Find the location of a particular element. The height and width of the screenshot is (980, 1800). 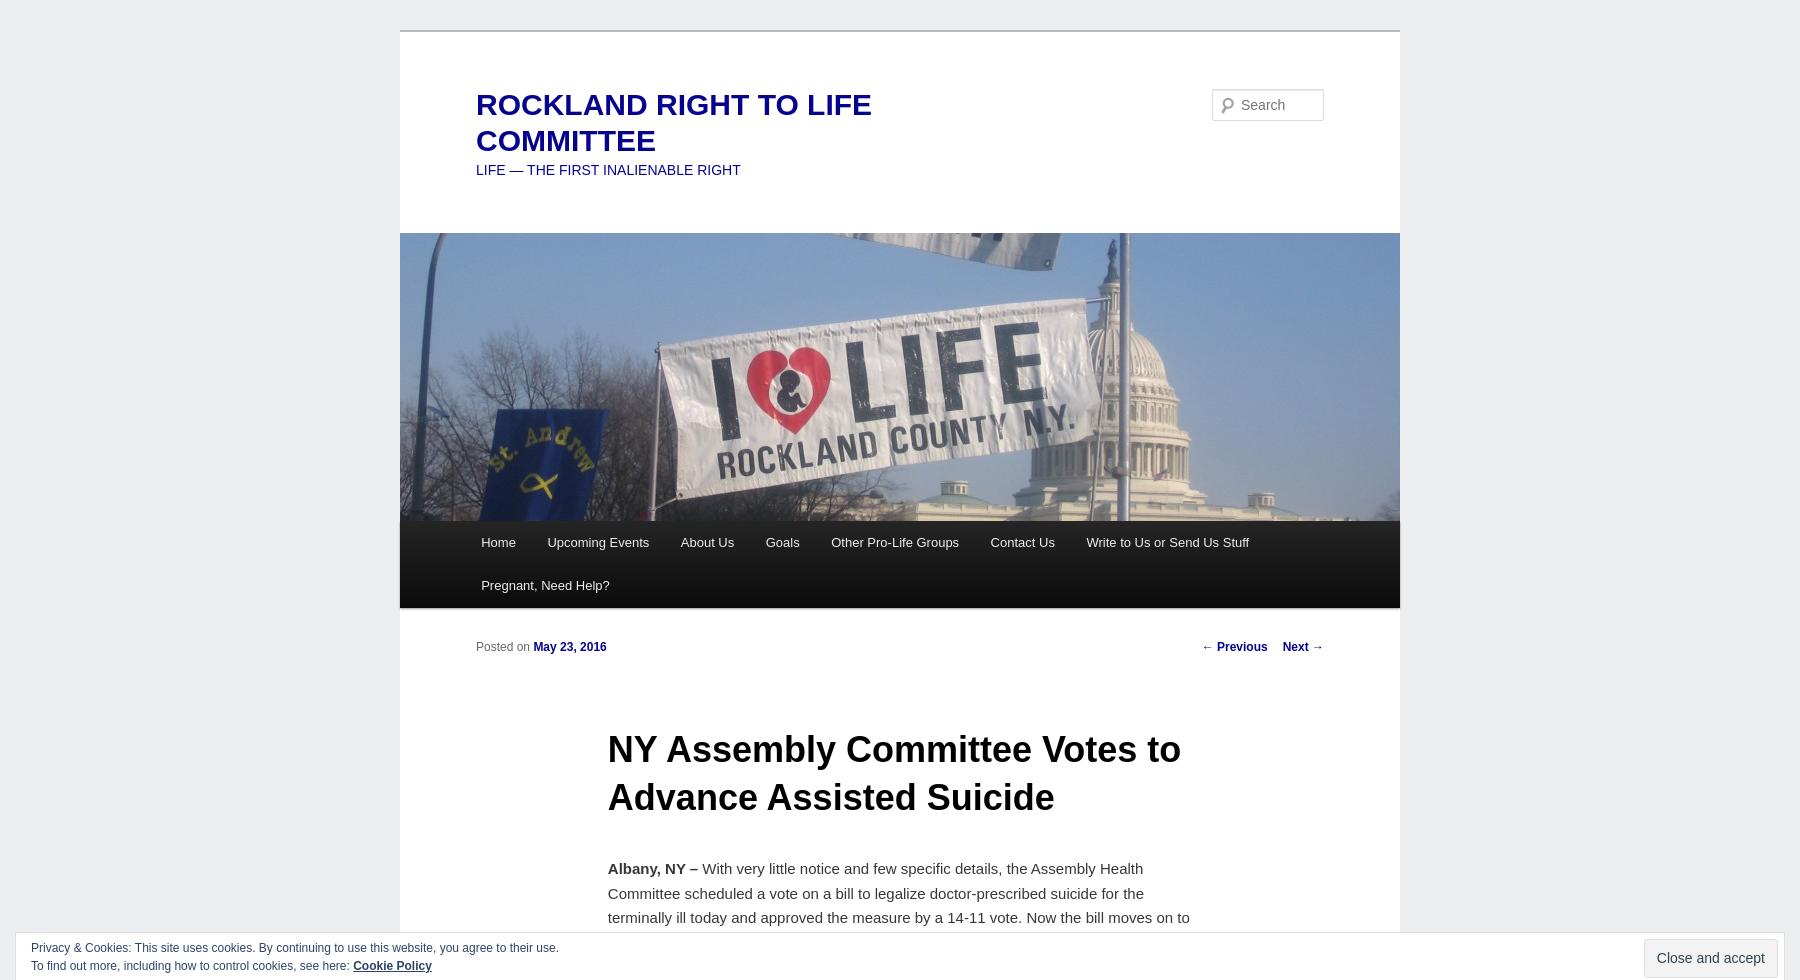

'Posted on' is located at coordinates (503, 646).